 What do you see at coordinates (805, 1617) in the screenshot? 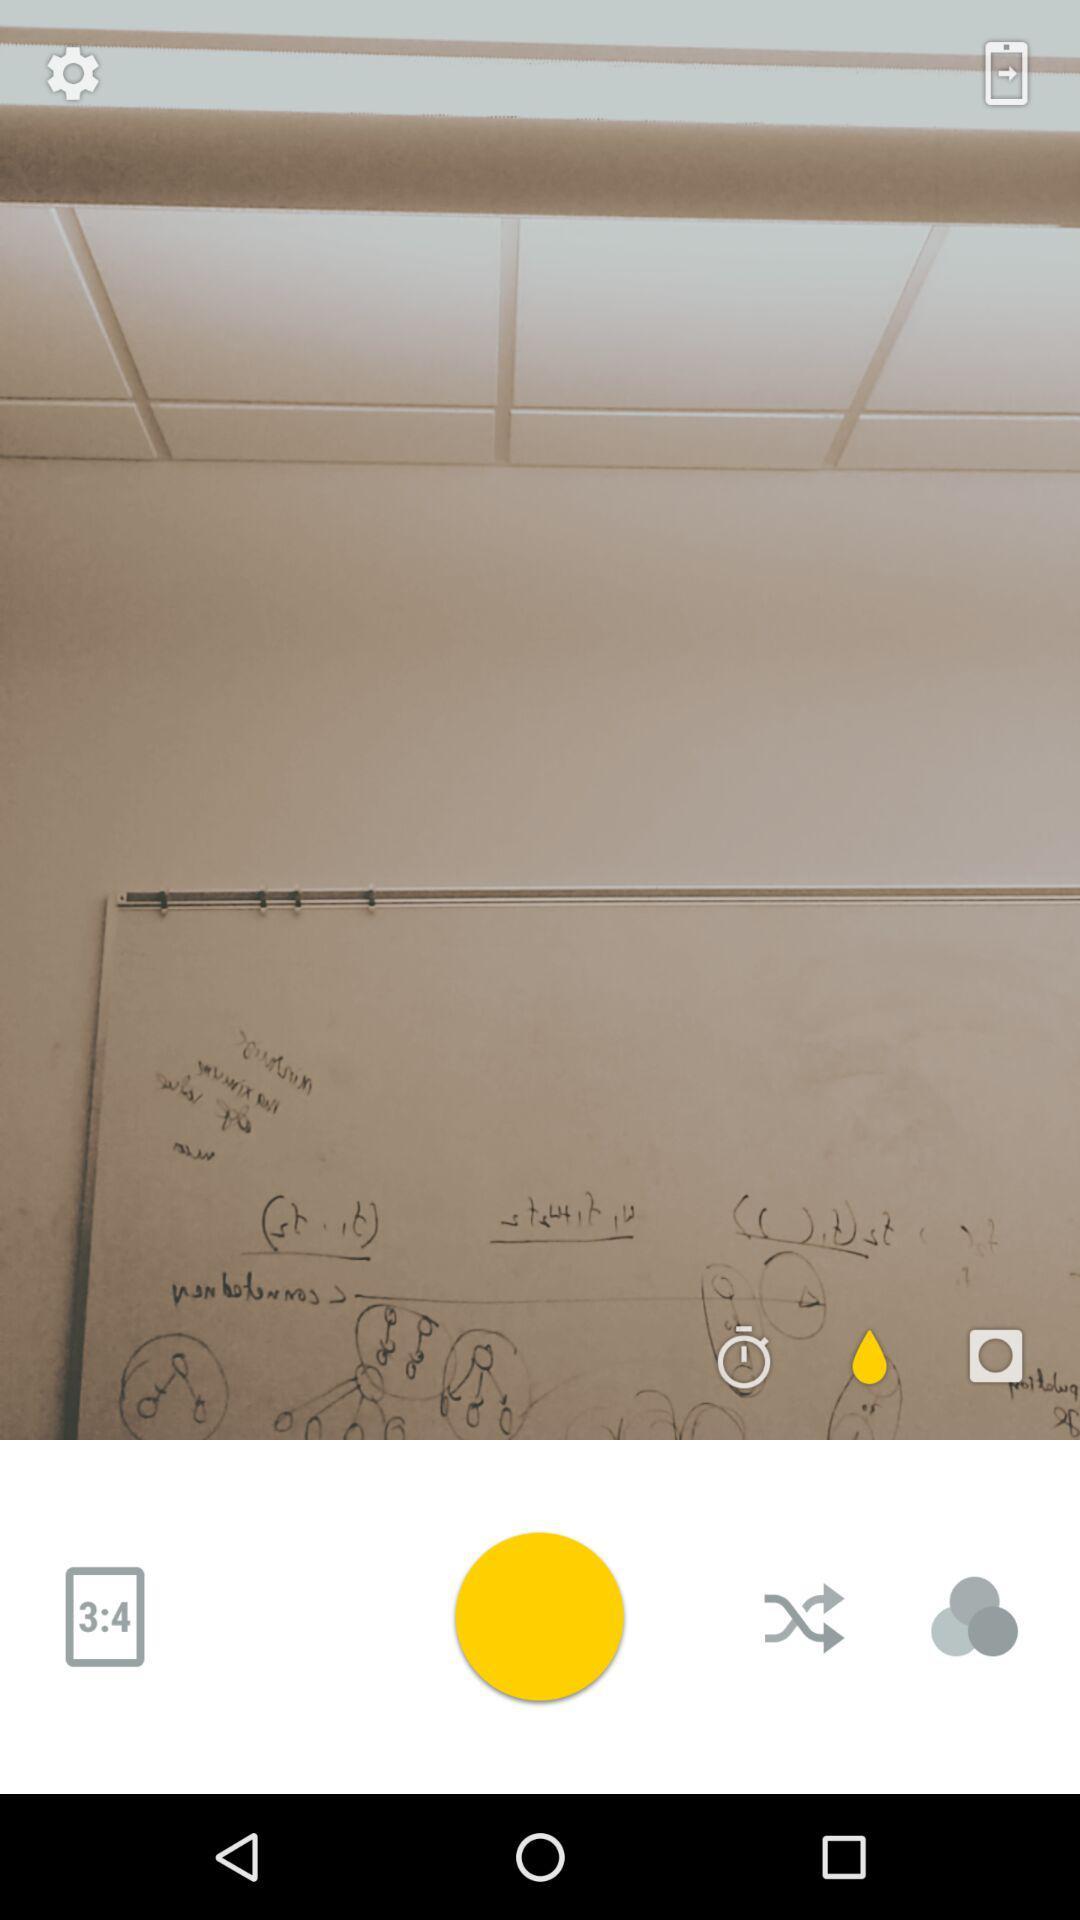
I see `shuffle` at bounding box center [805, 1617].